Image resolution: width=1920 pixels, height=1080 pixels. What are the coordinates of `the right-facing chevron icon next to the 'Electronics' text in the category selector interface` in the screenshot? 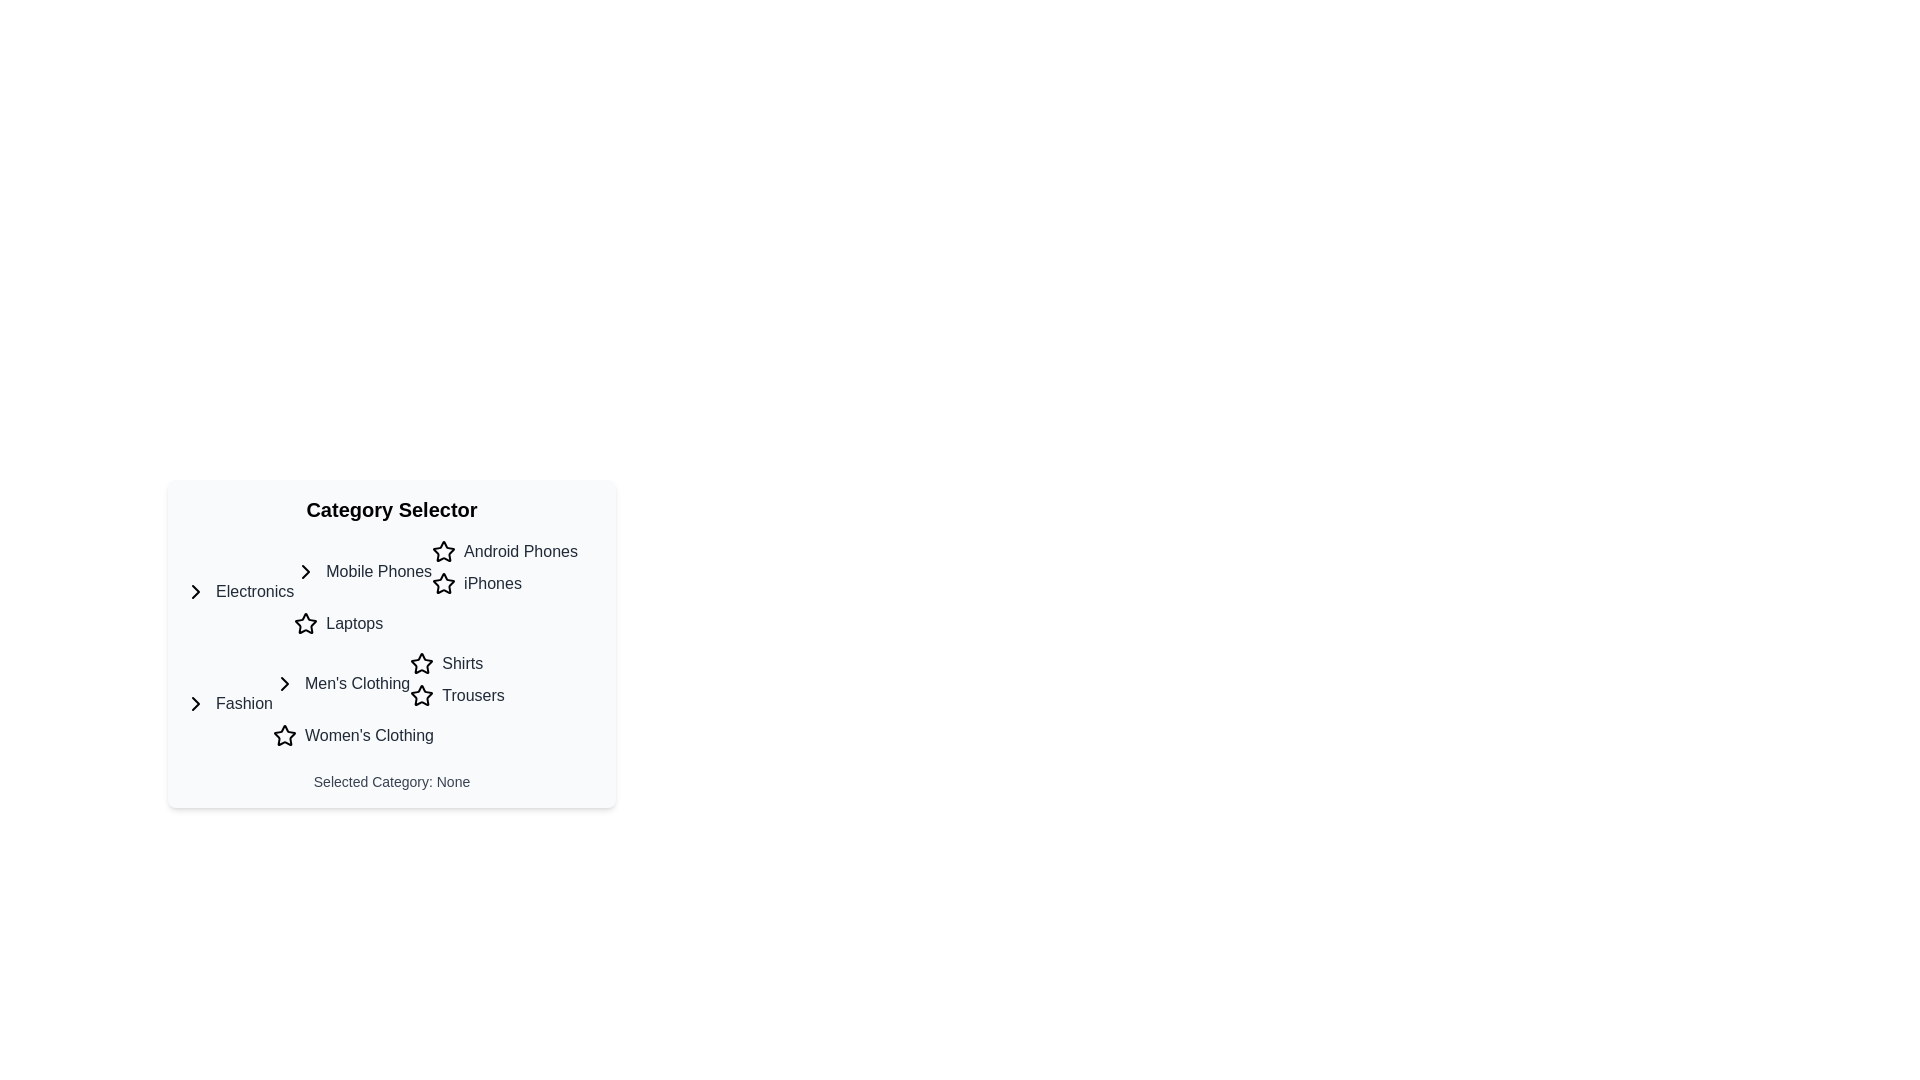 It's located at (196, 590).